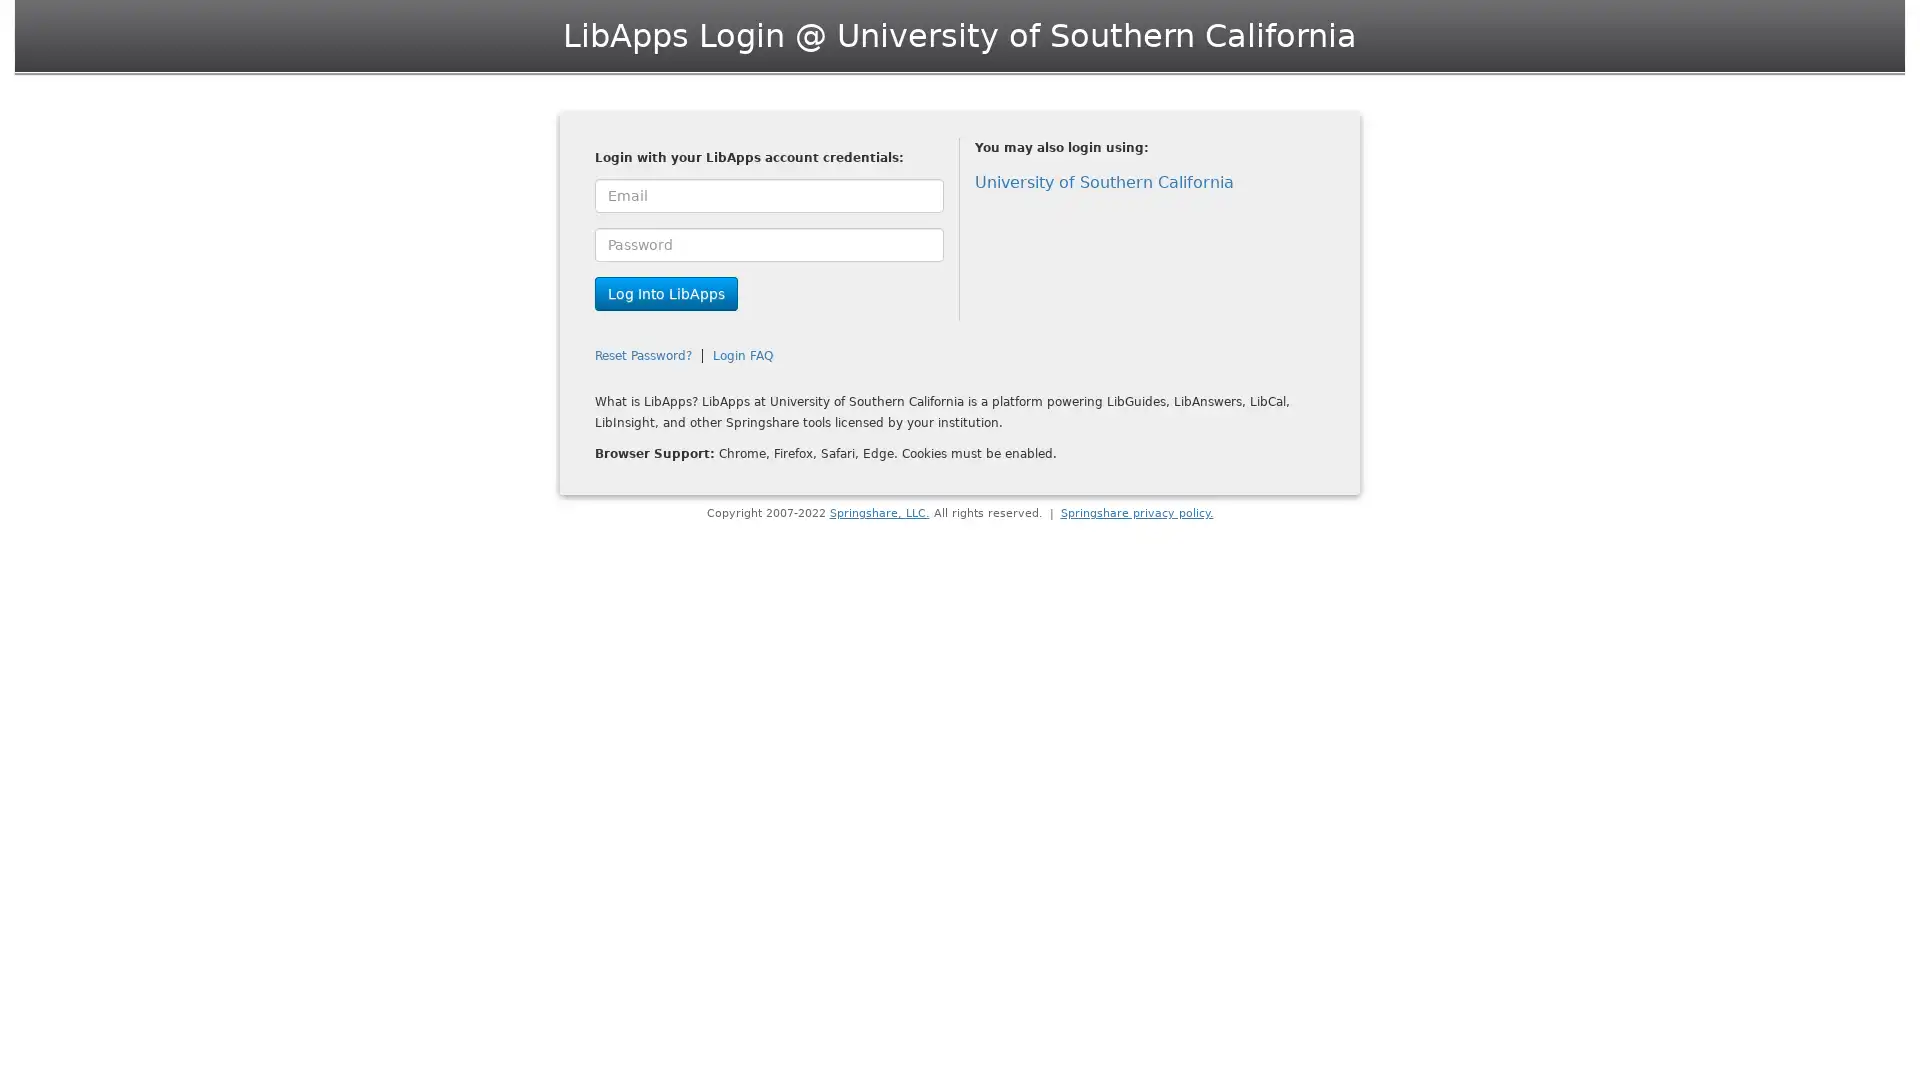 The width and height of the screenshot is (1920, 1080). What do you see at coordinates (666, 293) in the screenshot?
I see `Log Into LibApps` at bounding box center [666, 293].